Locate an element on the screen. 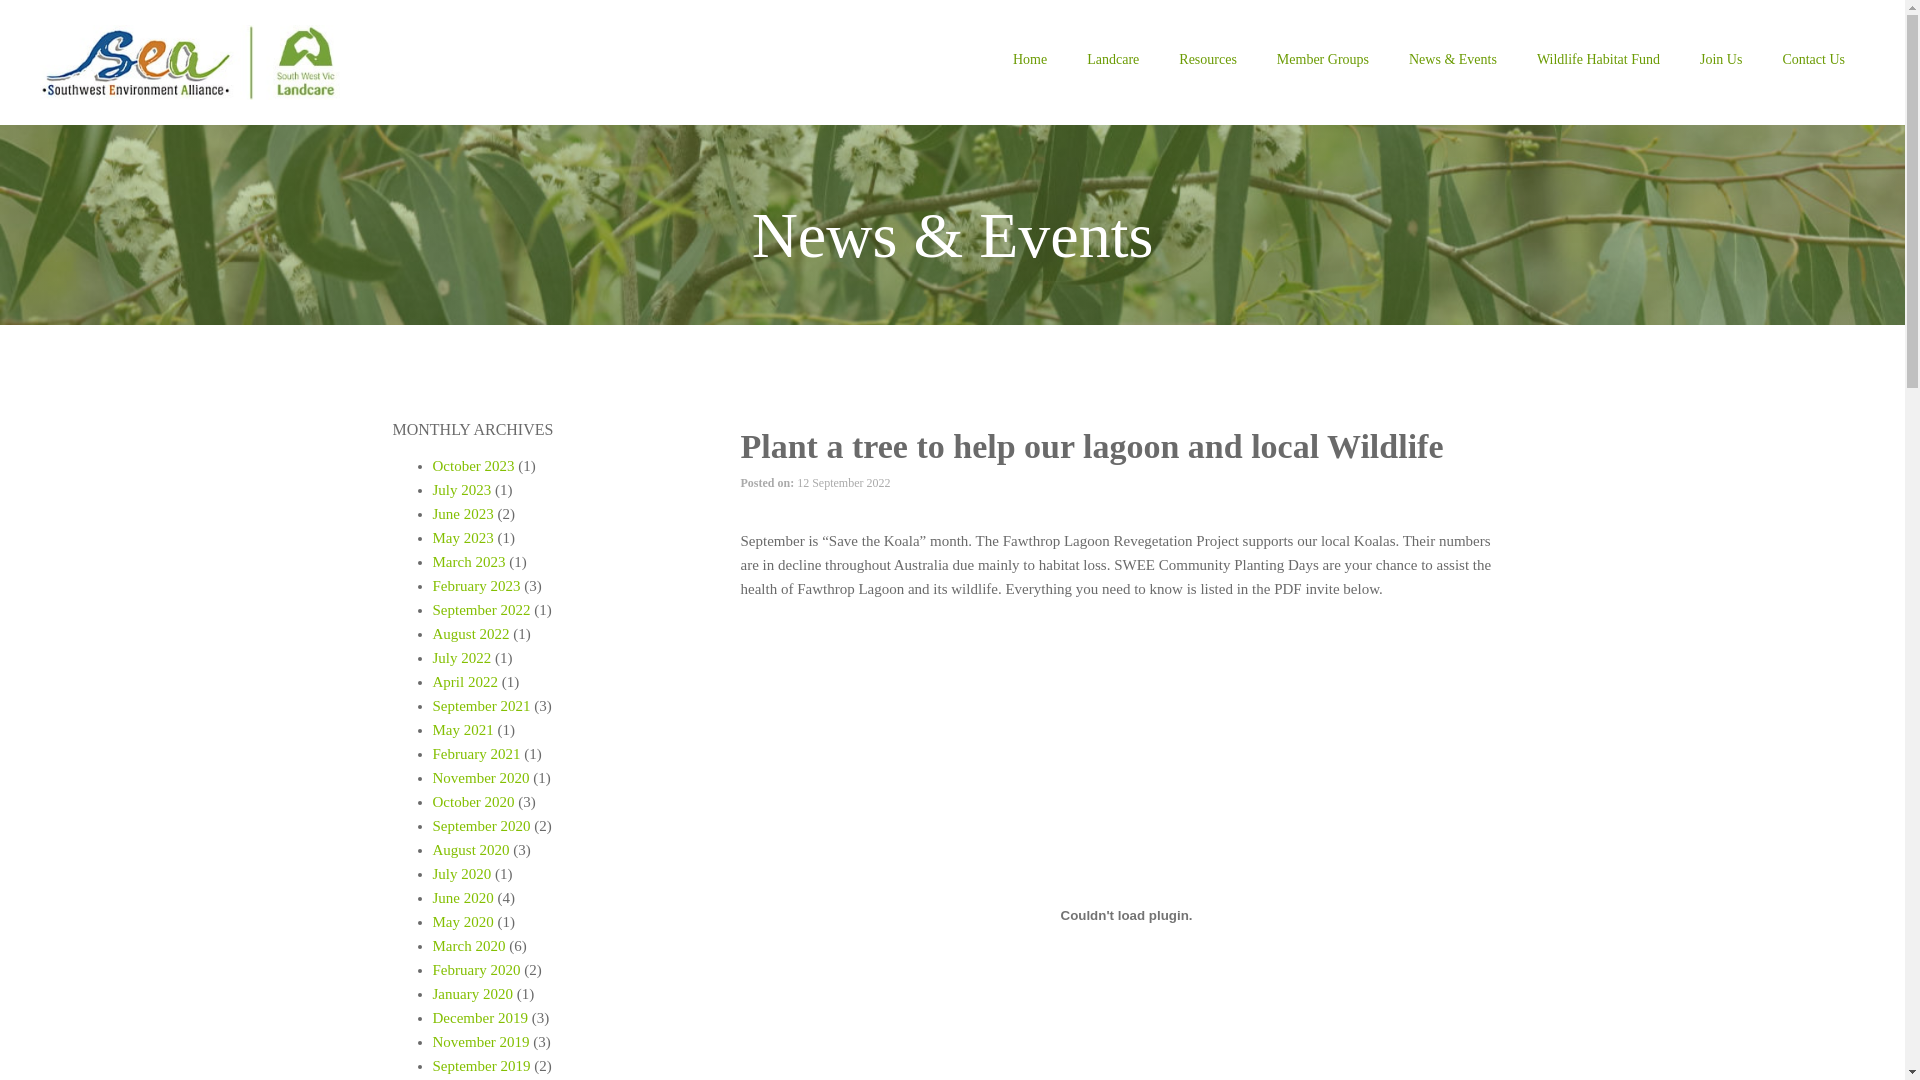  'July 2023' is located at coordinates (431, 489).